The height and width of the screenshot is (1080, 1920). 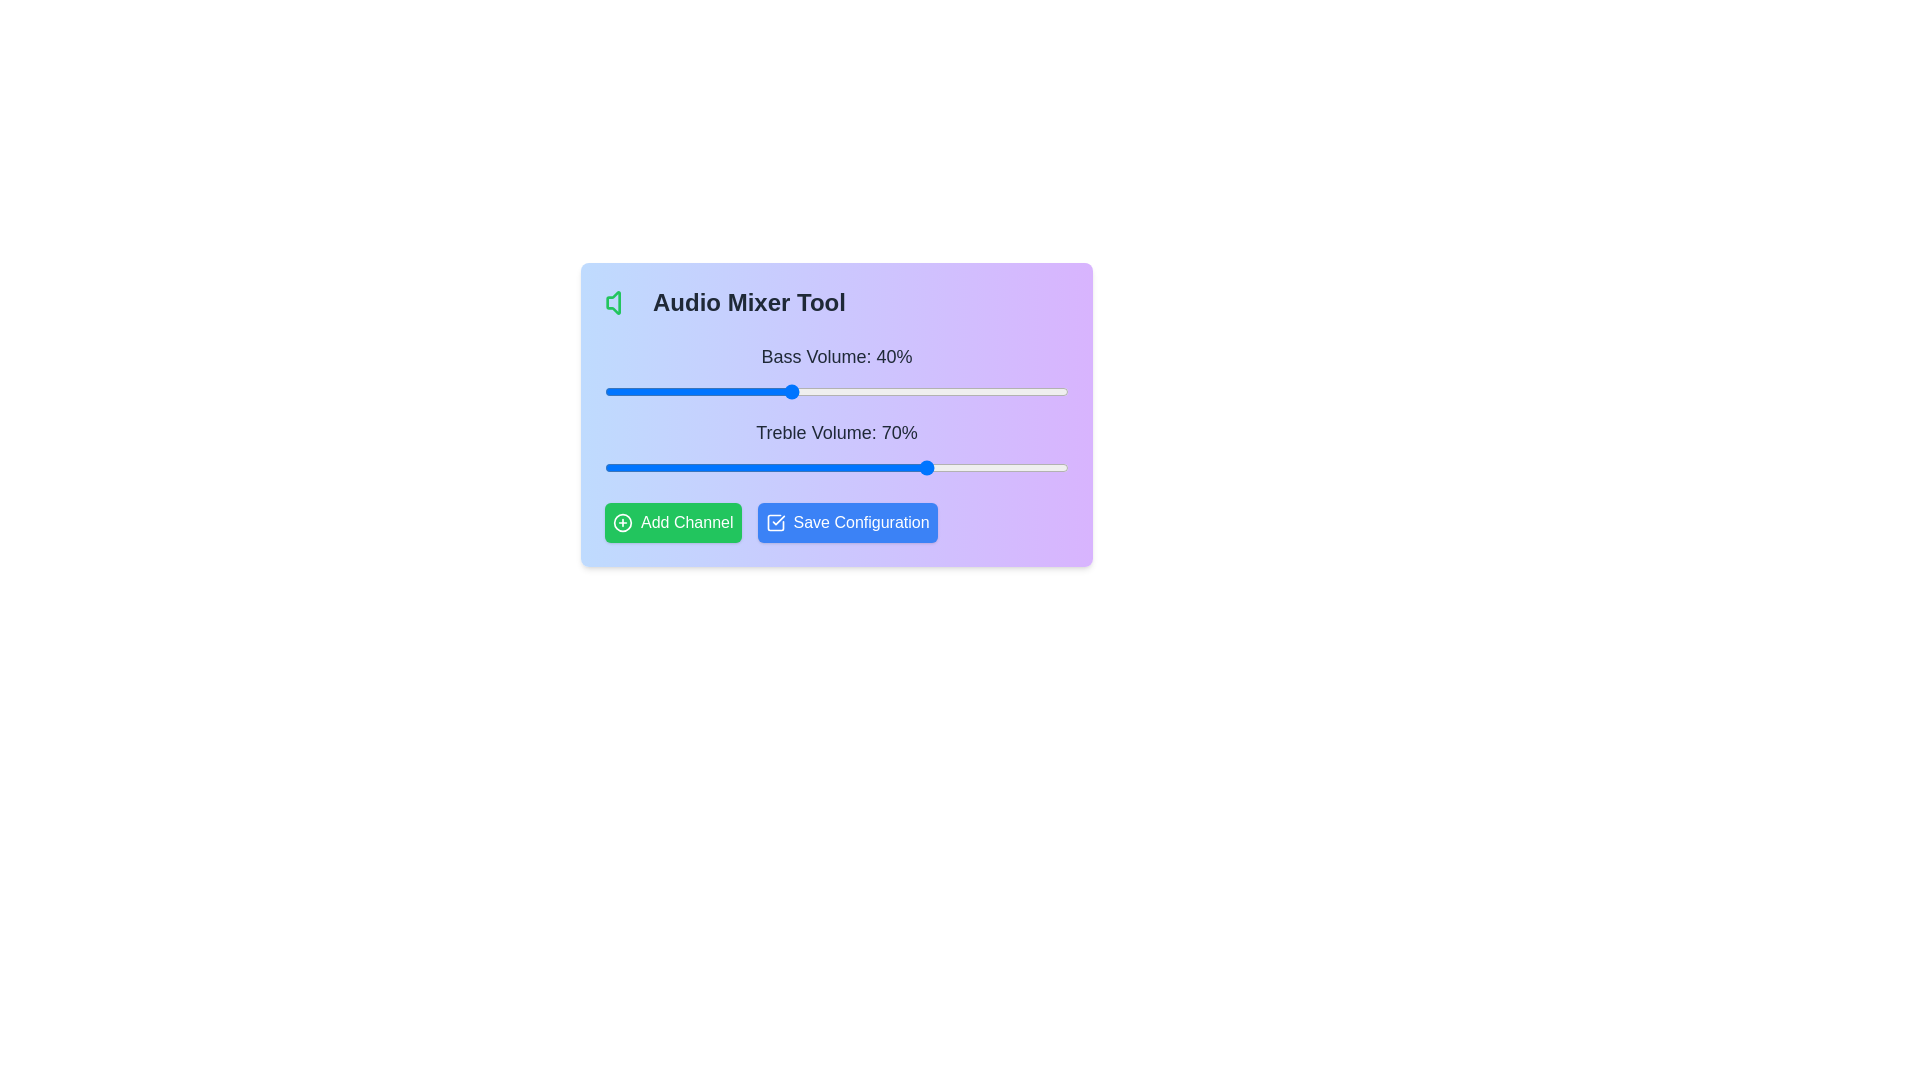 What do you see at coordinates (747, 392) in the screenshot?
I see `the slider` at bounding box center [747, 392].